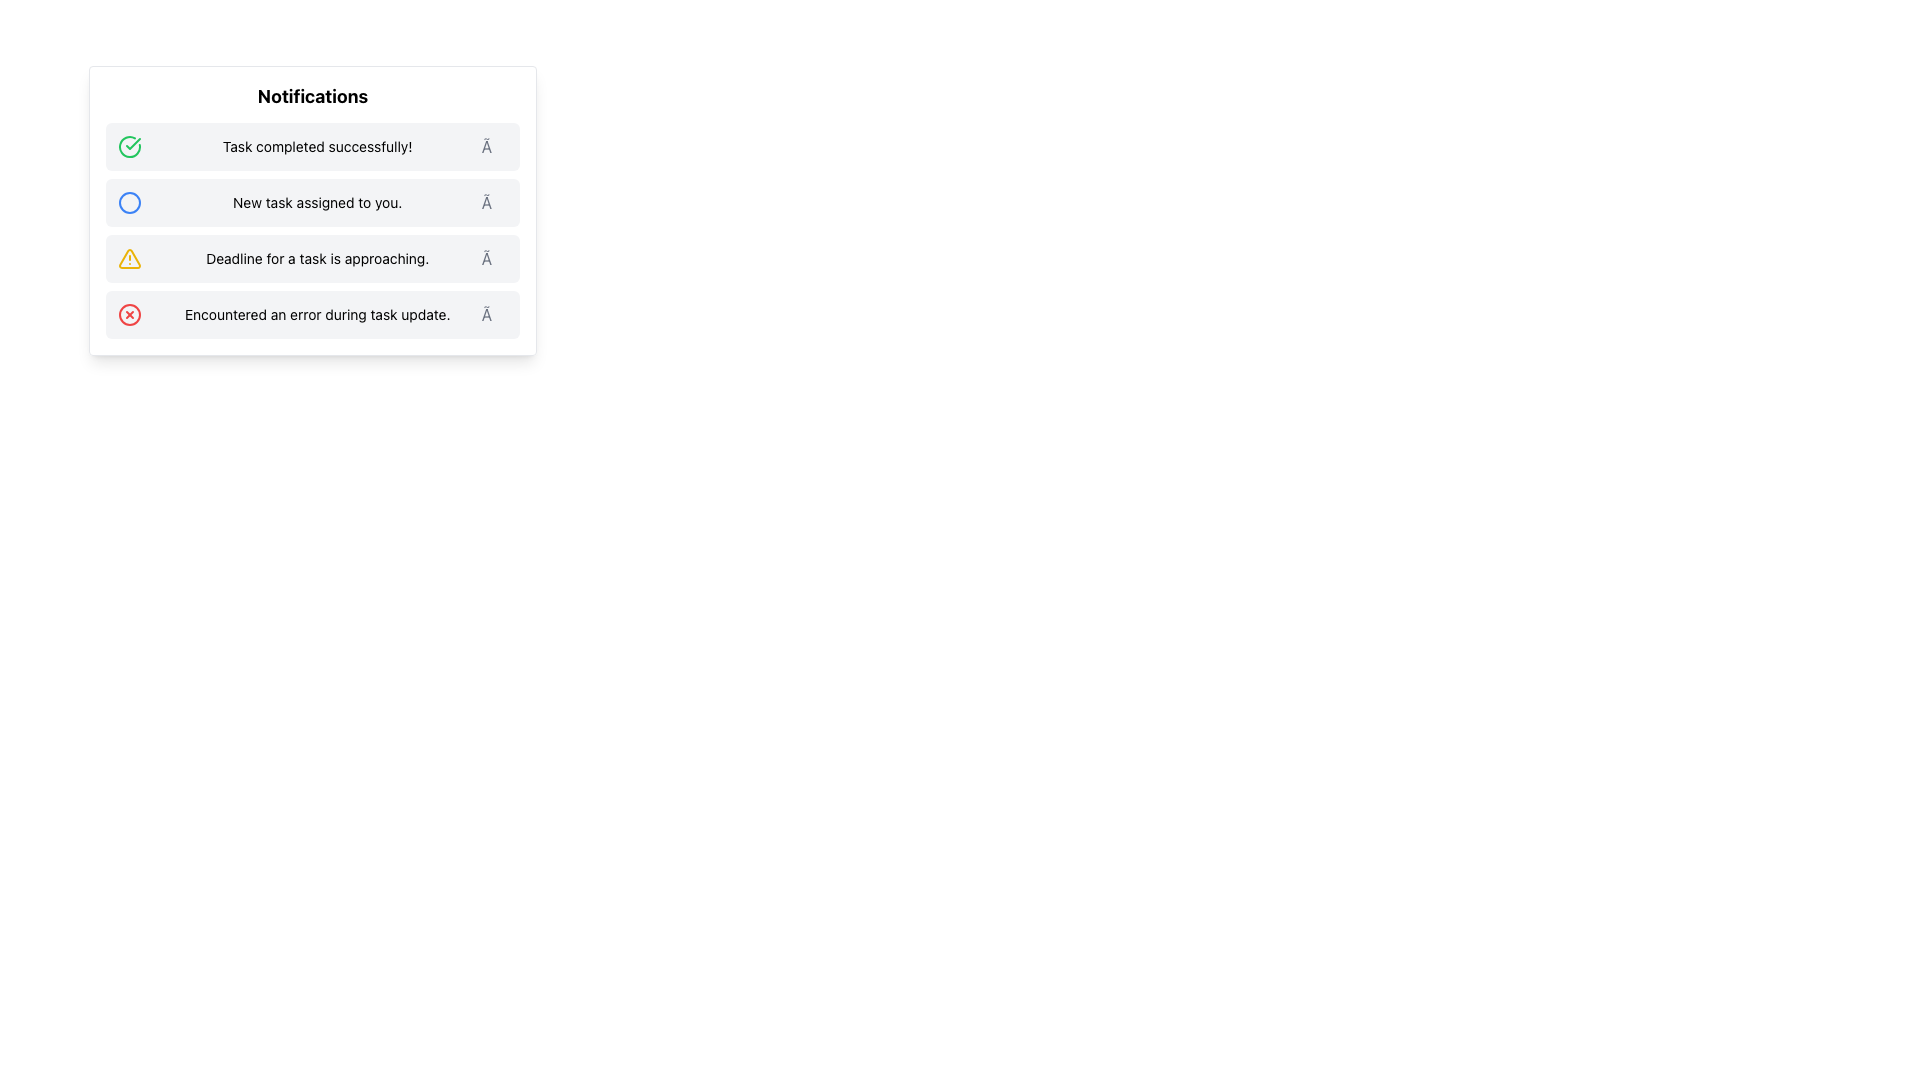 The width and height of the screenshot is (1920, 1080). I want to click on static text component that displays 'Task completed successfully!' within the notification box, so click(316, 145).